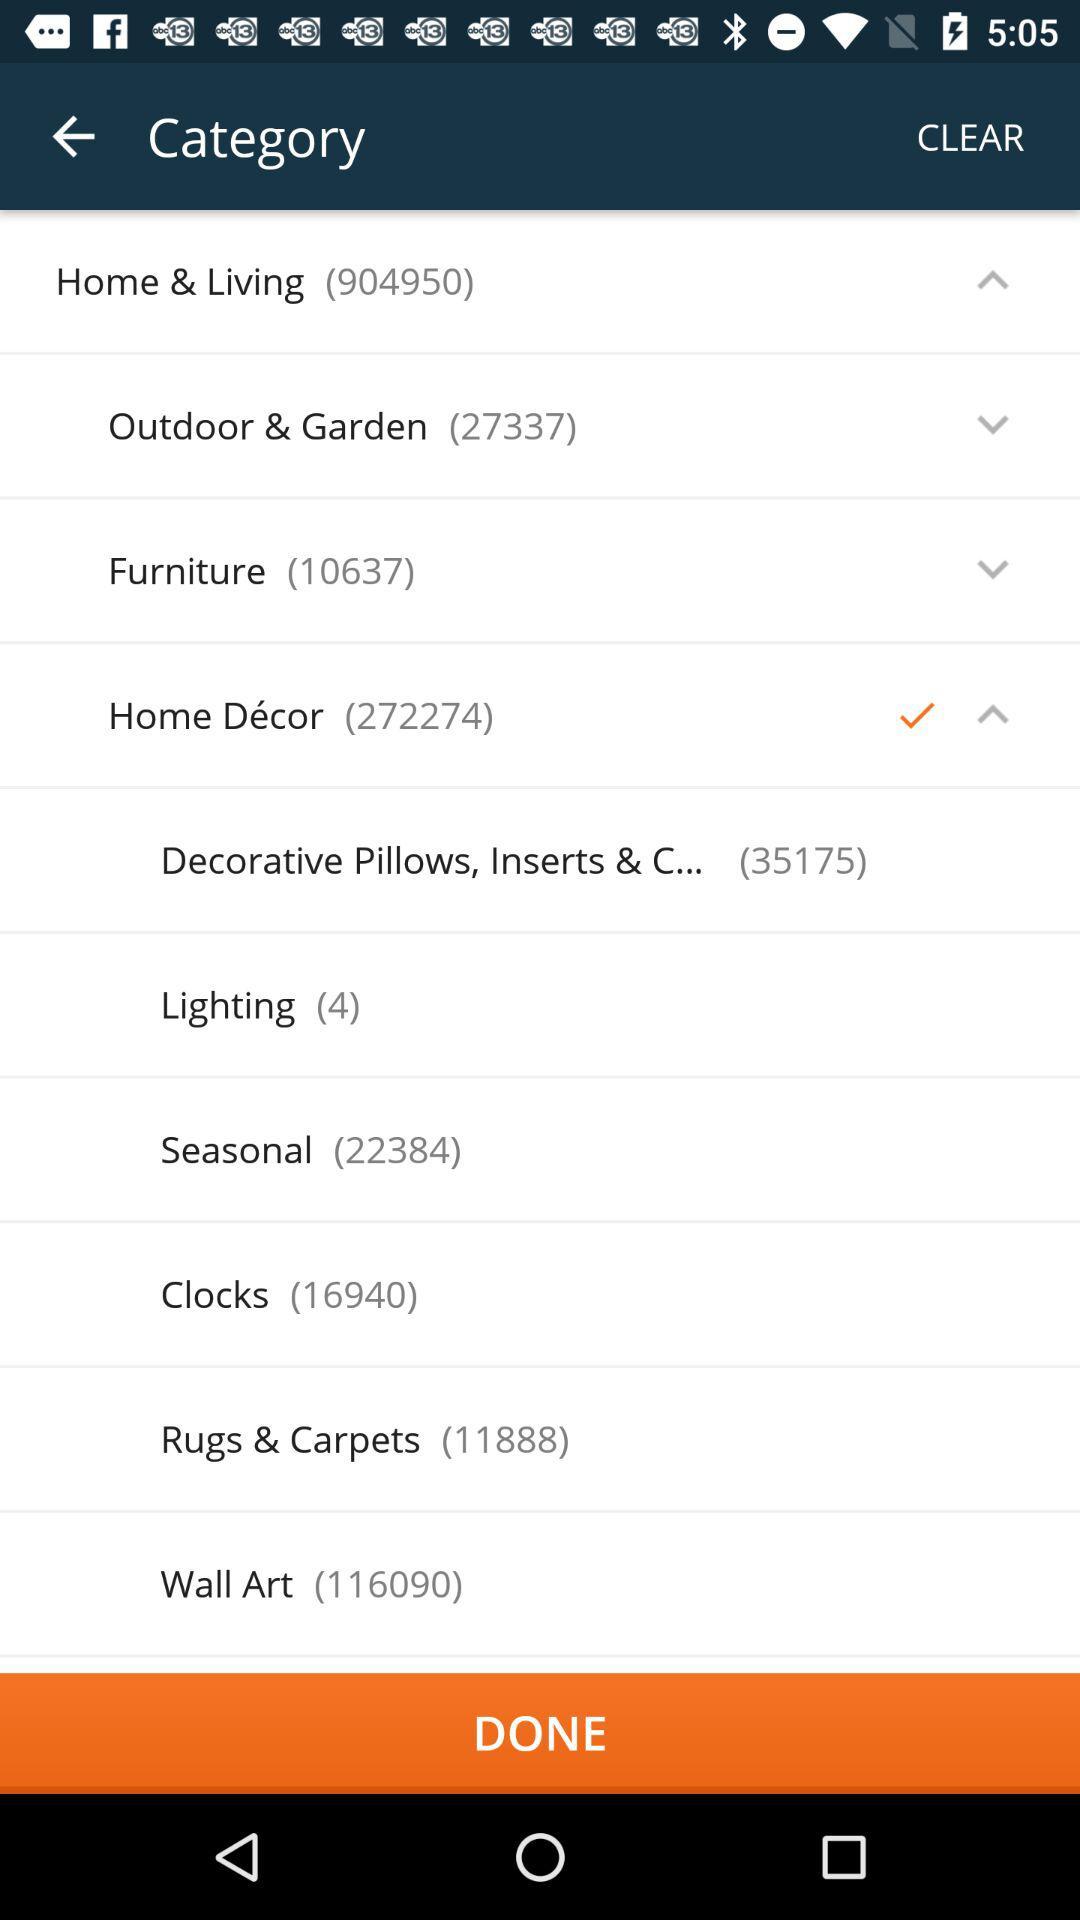 The image size is (1080, 1920). Describe the element at coordinates (72, 135) in the screenshot. I see `the item above the home & living item` at that location.